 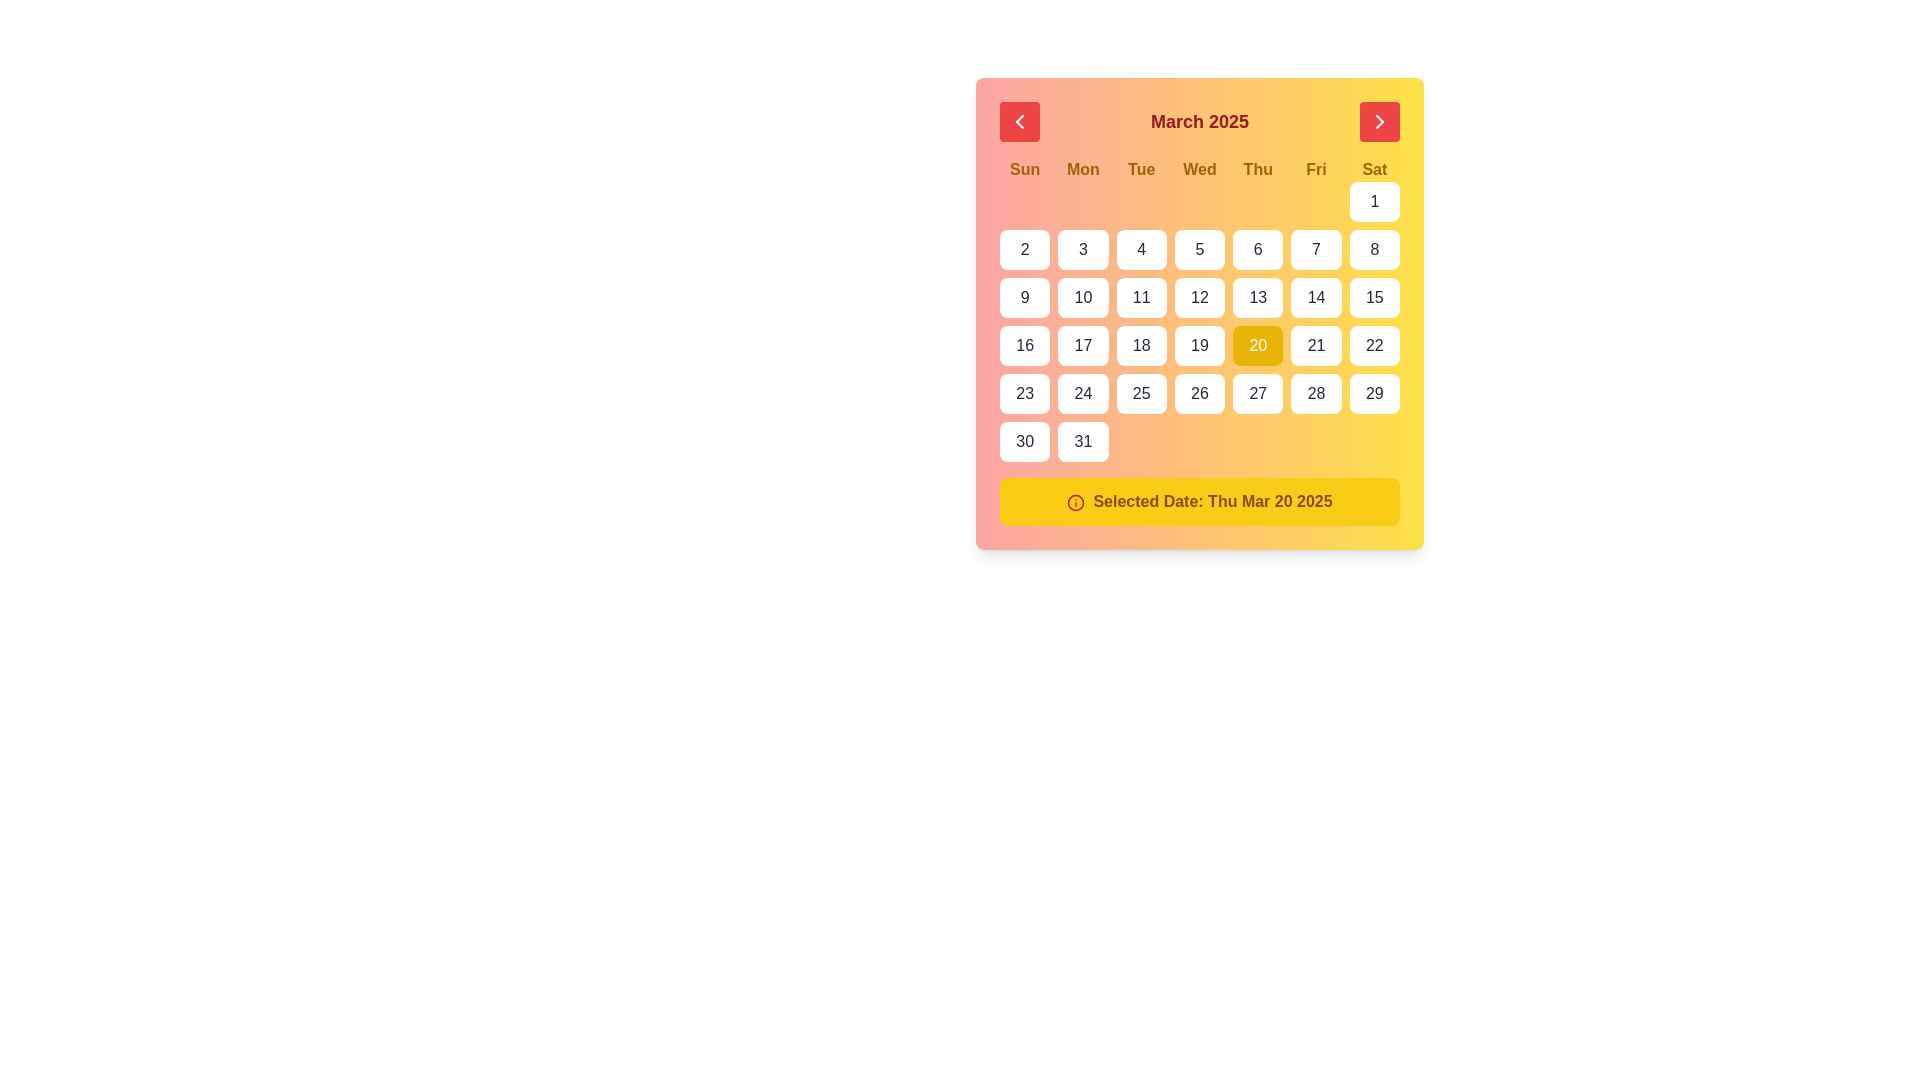 What do you see at coordinates (1082, 441) in the screenshot?
I see `the date selection button for March 31, 2025, located in the last column of the final row of the calendar grid` at bounding box center [1082, 441].